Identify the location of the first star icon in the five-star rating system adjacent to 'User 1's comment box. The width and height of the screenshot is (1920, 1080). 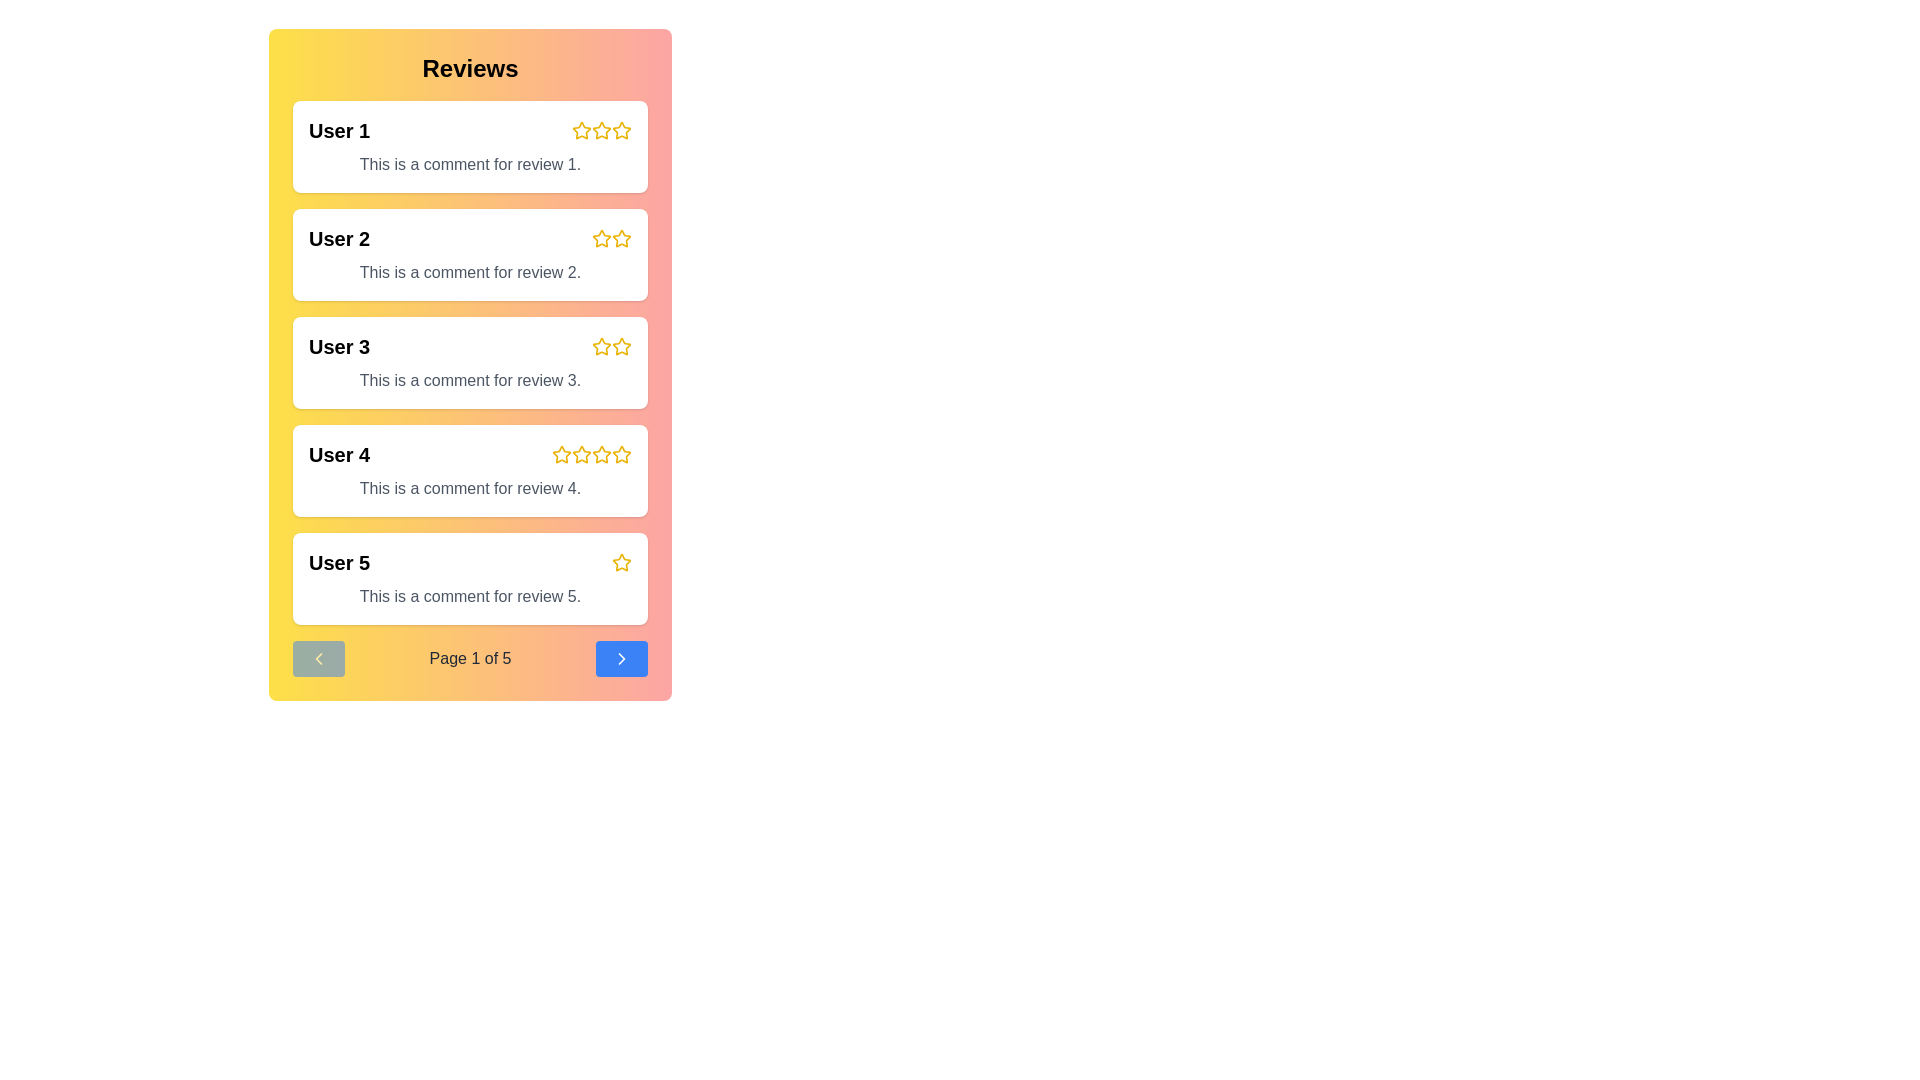
(600, 130).